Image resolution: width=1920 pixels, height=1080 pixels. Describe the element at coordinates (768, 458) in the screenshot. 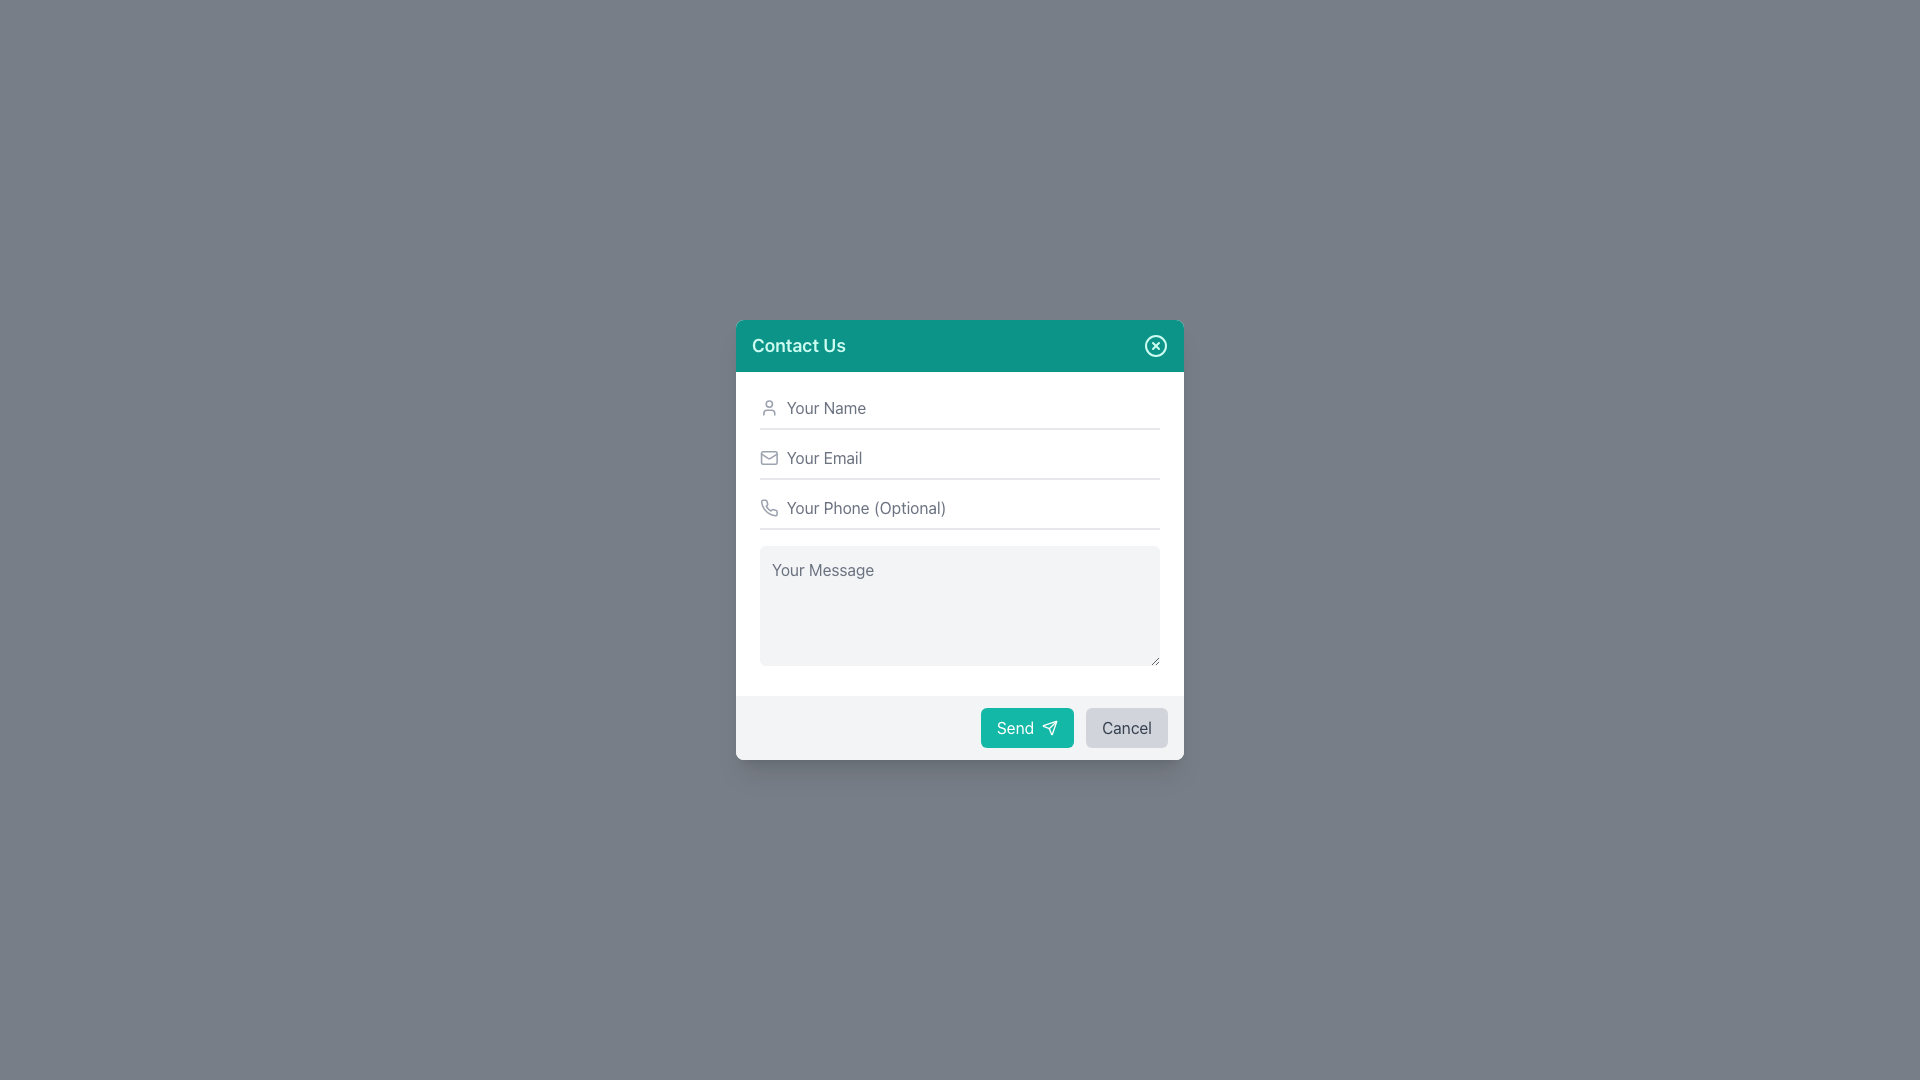

I see `the decorative icon that visually indicates the email input field in the 'Contact Us' form, located below the 'Your Name' input and above the 'Your Phone (Optional)' input` at that location.